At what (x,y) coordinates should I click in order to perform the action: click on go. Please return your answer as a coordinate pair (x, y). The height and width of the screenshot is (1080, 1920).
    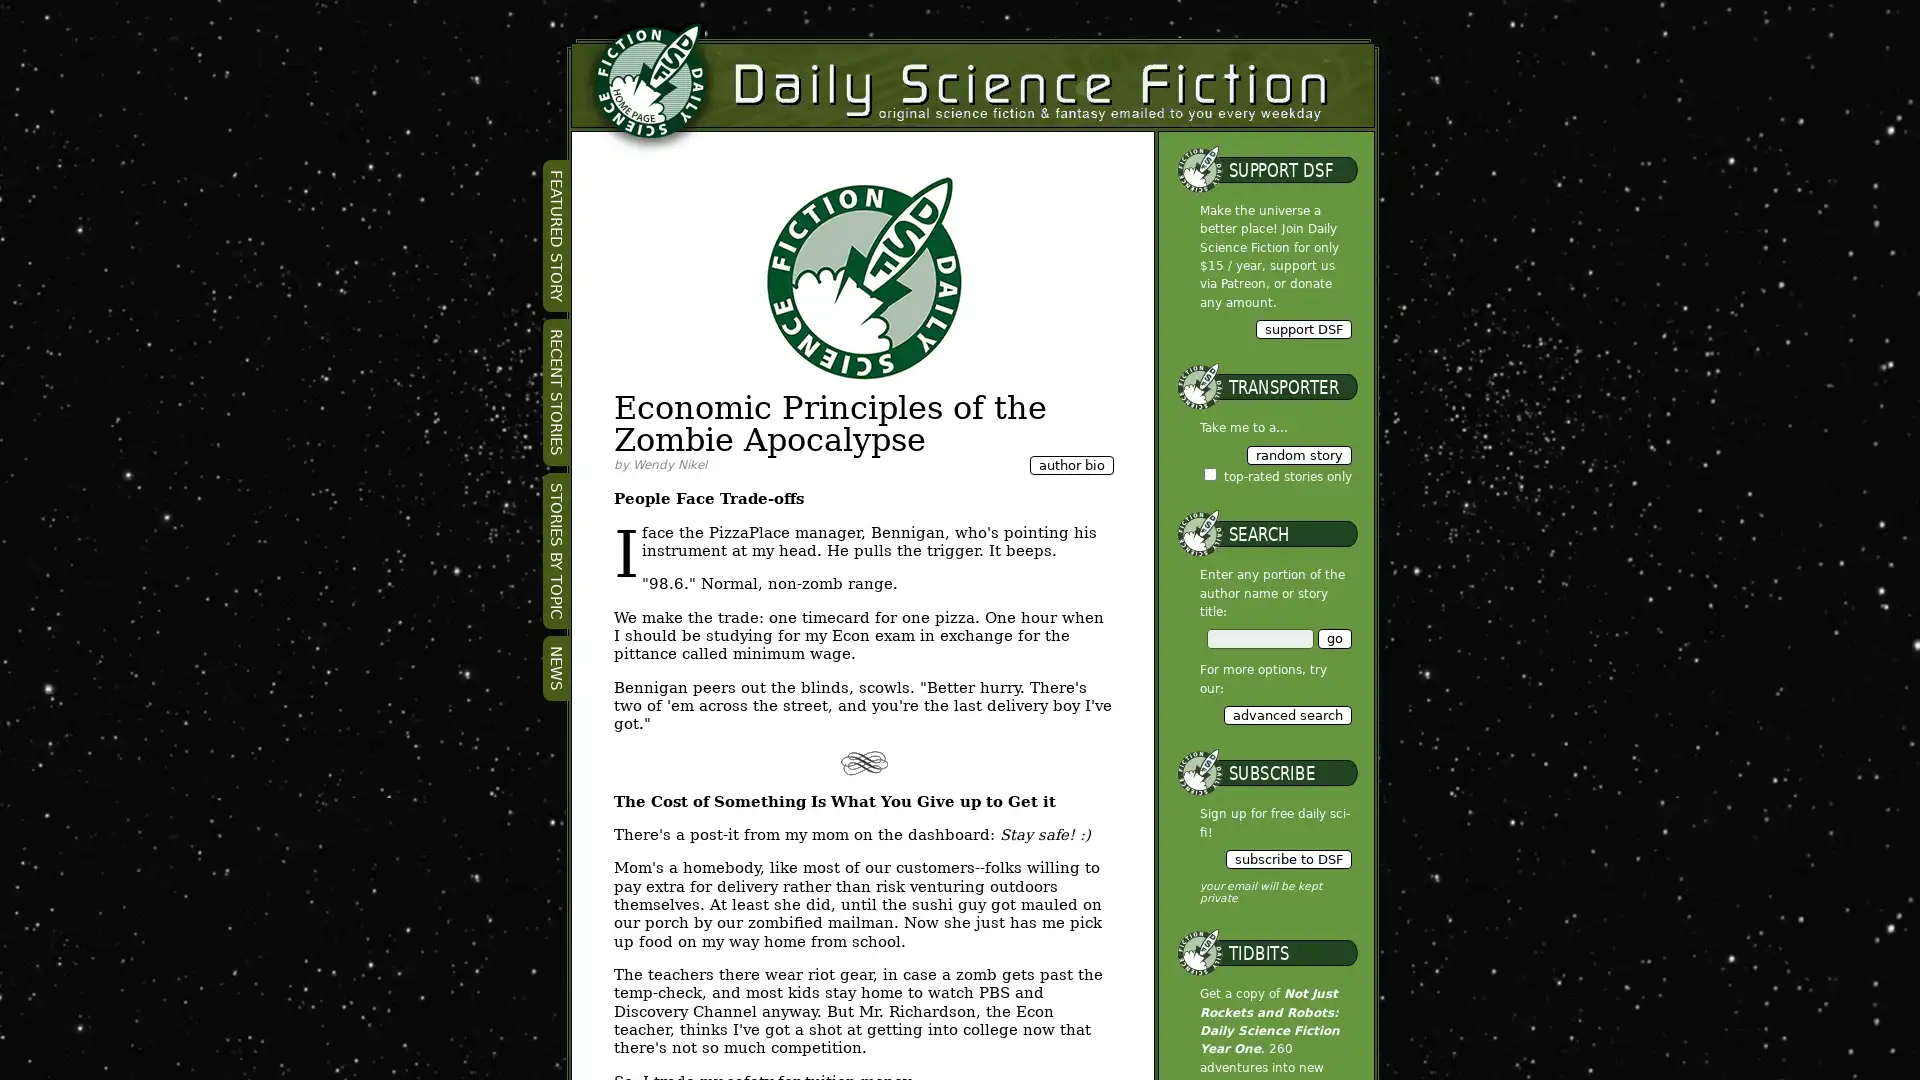
    Looking at the image, I should click on (1334, 638).